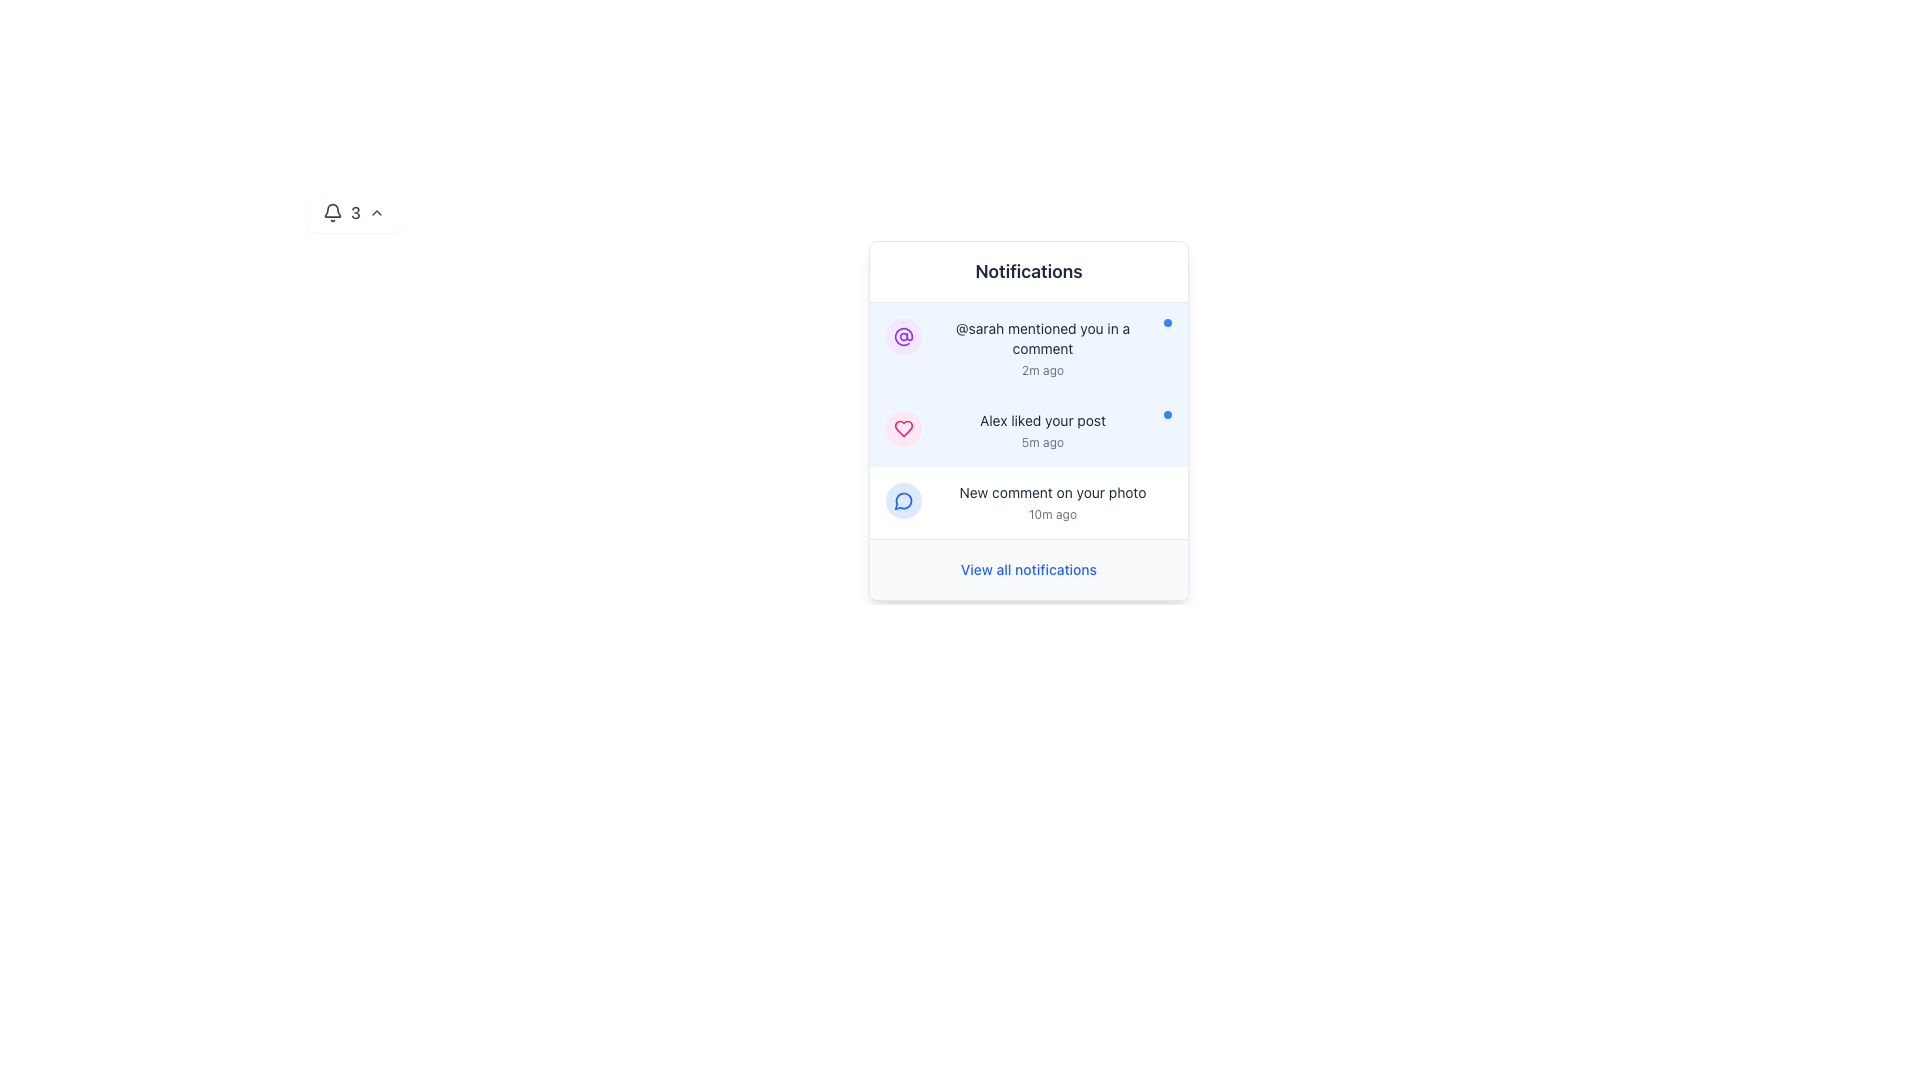 The width and height of the screenshot is (1920, 1080). Describe the element at coordinates (1051, 493) in the screenshot. I see `the static text notification that reads 'New comment on your photo', which is styled in a small gray font and located in the third row of the notification list` at that location.